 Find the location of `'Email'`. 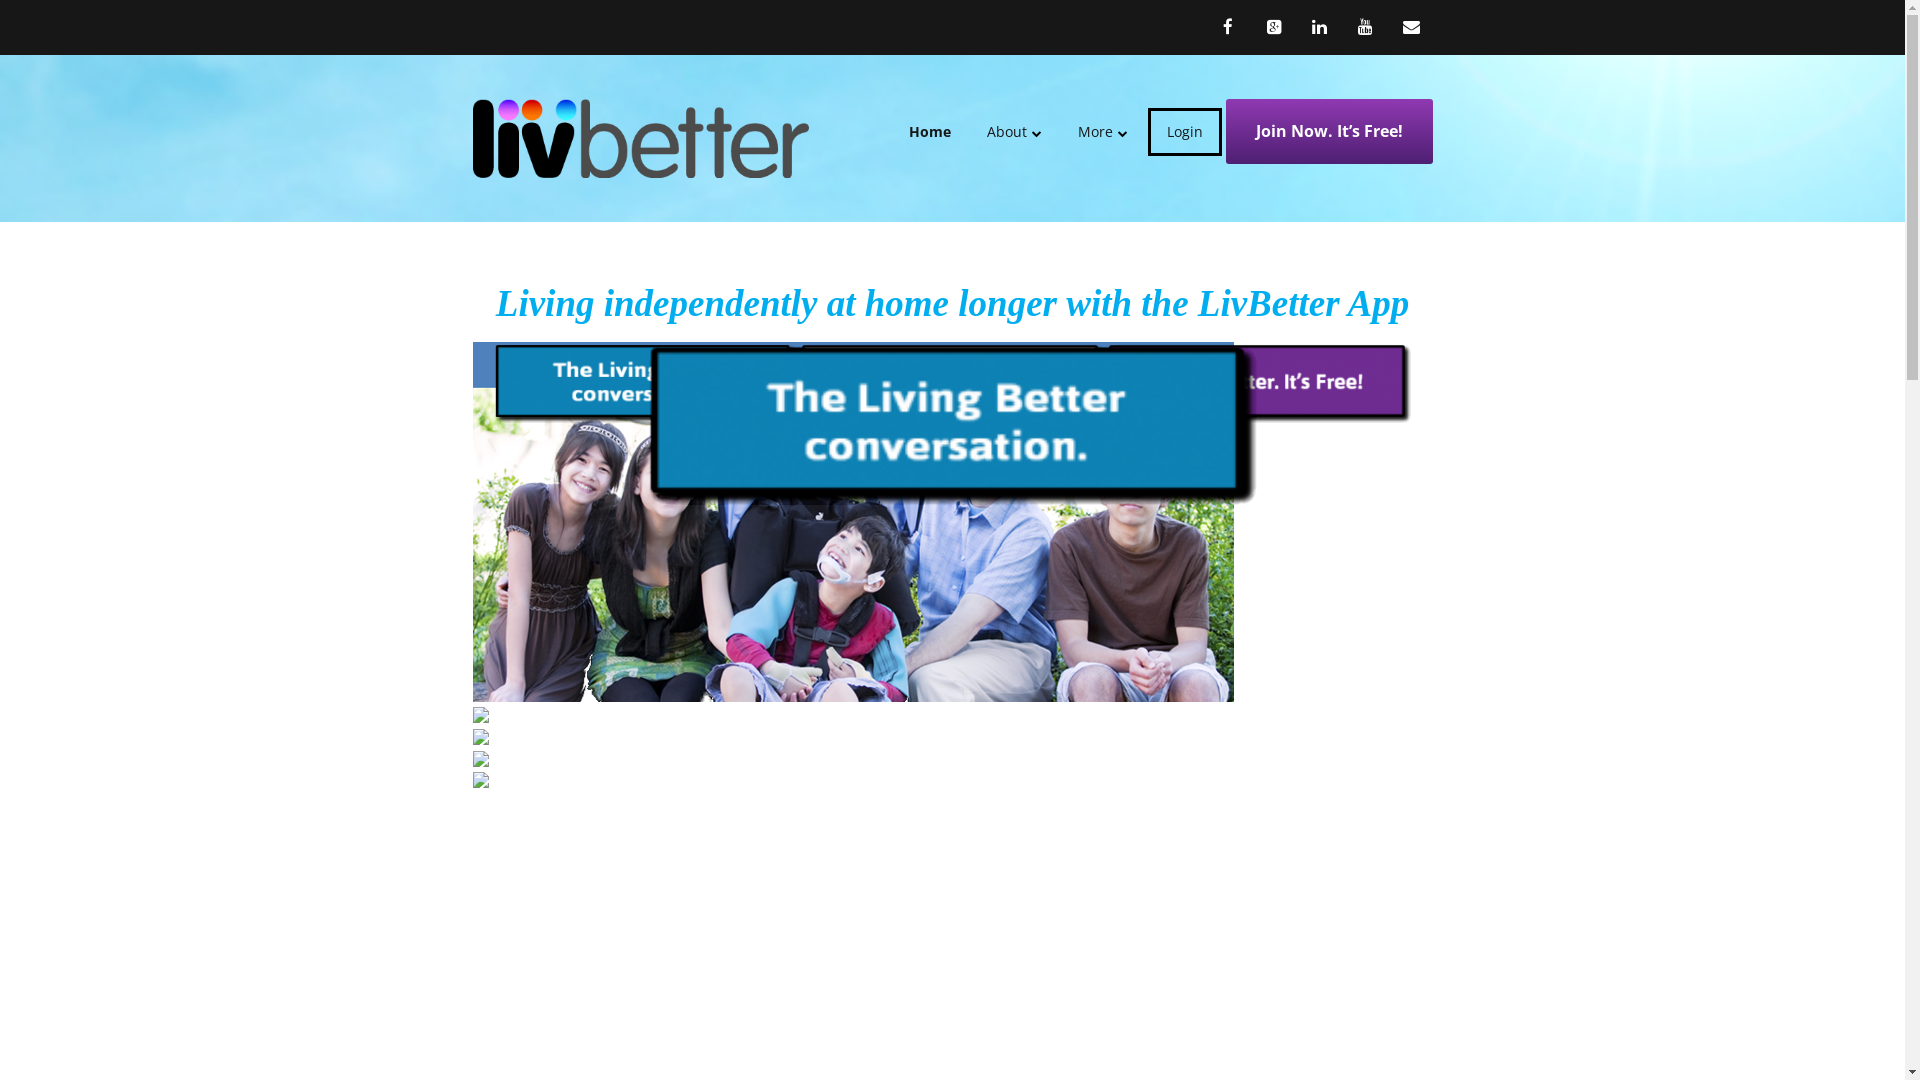

'Email' is located at coordinates (1410, 27).